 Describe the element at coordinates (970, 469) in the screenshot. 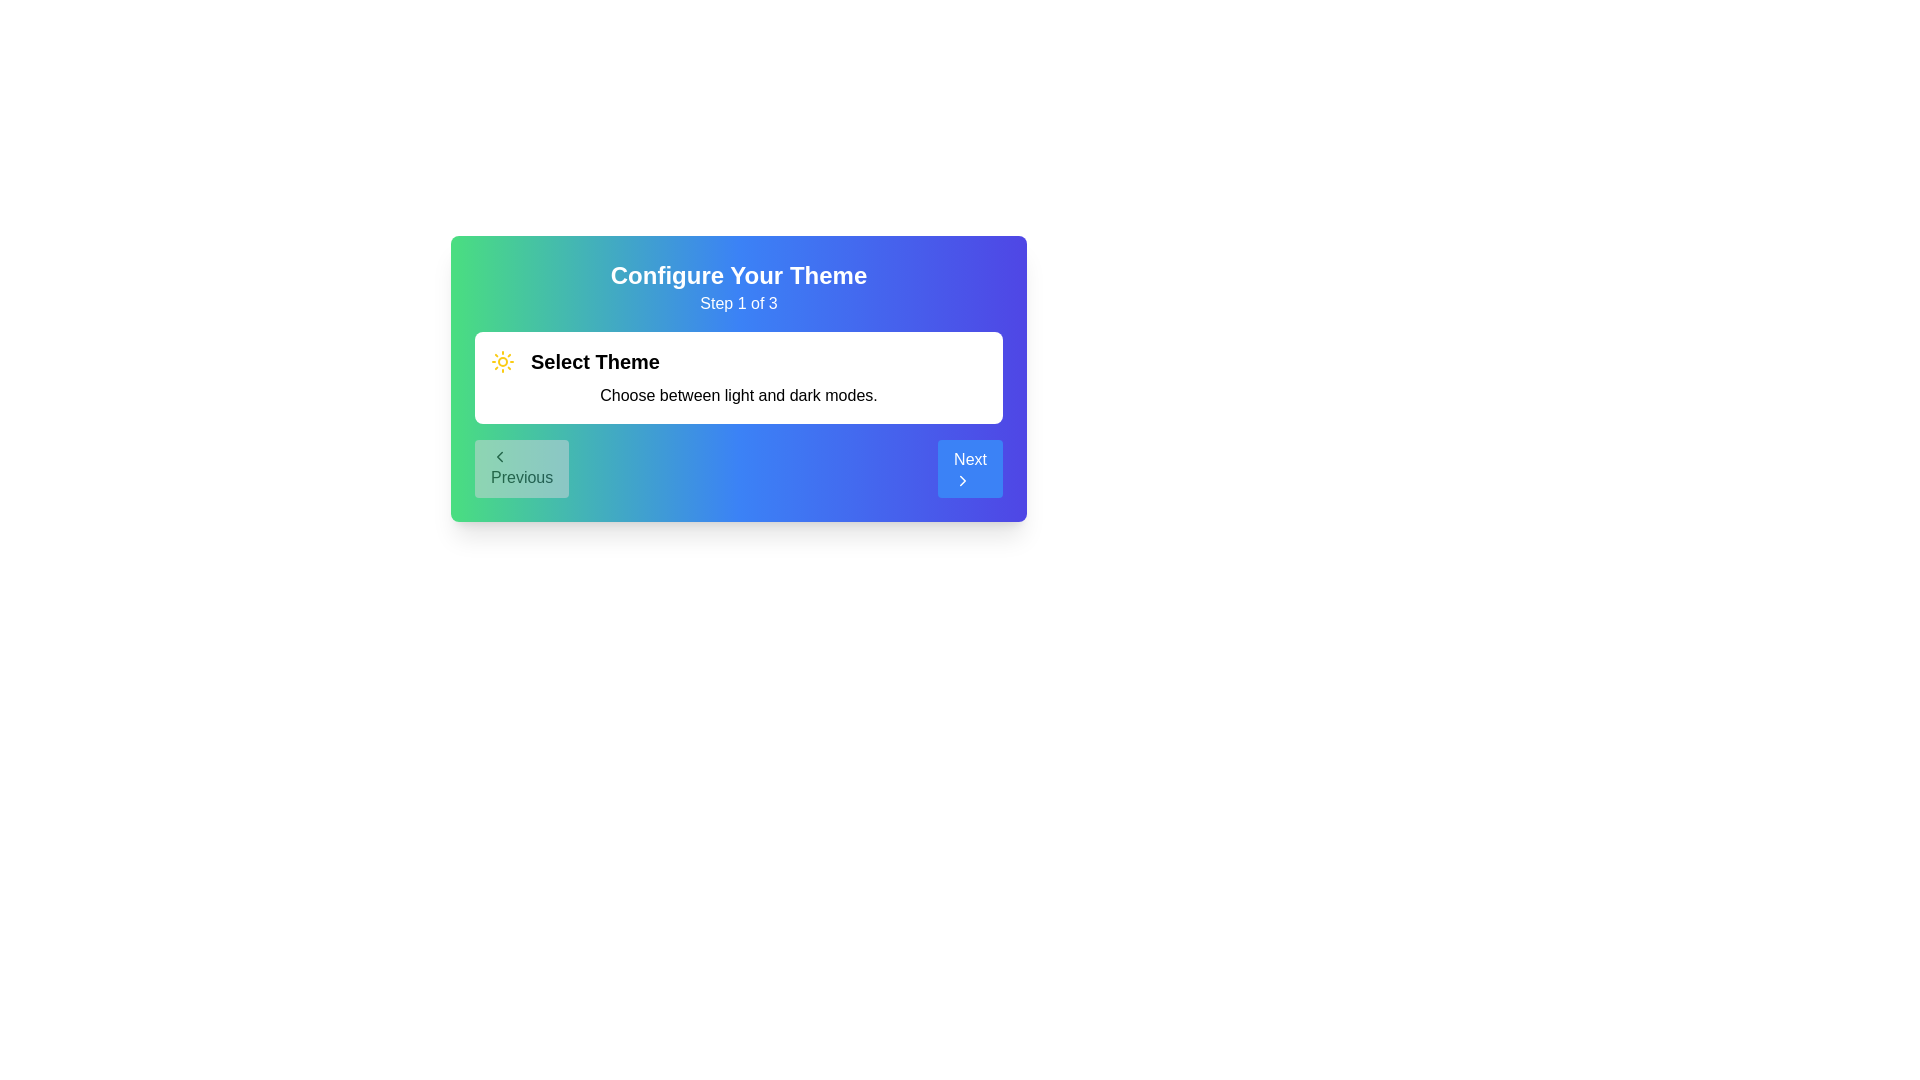

I see `the 'Next' button located at the bottom-right corner of the card layout` at that location.